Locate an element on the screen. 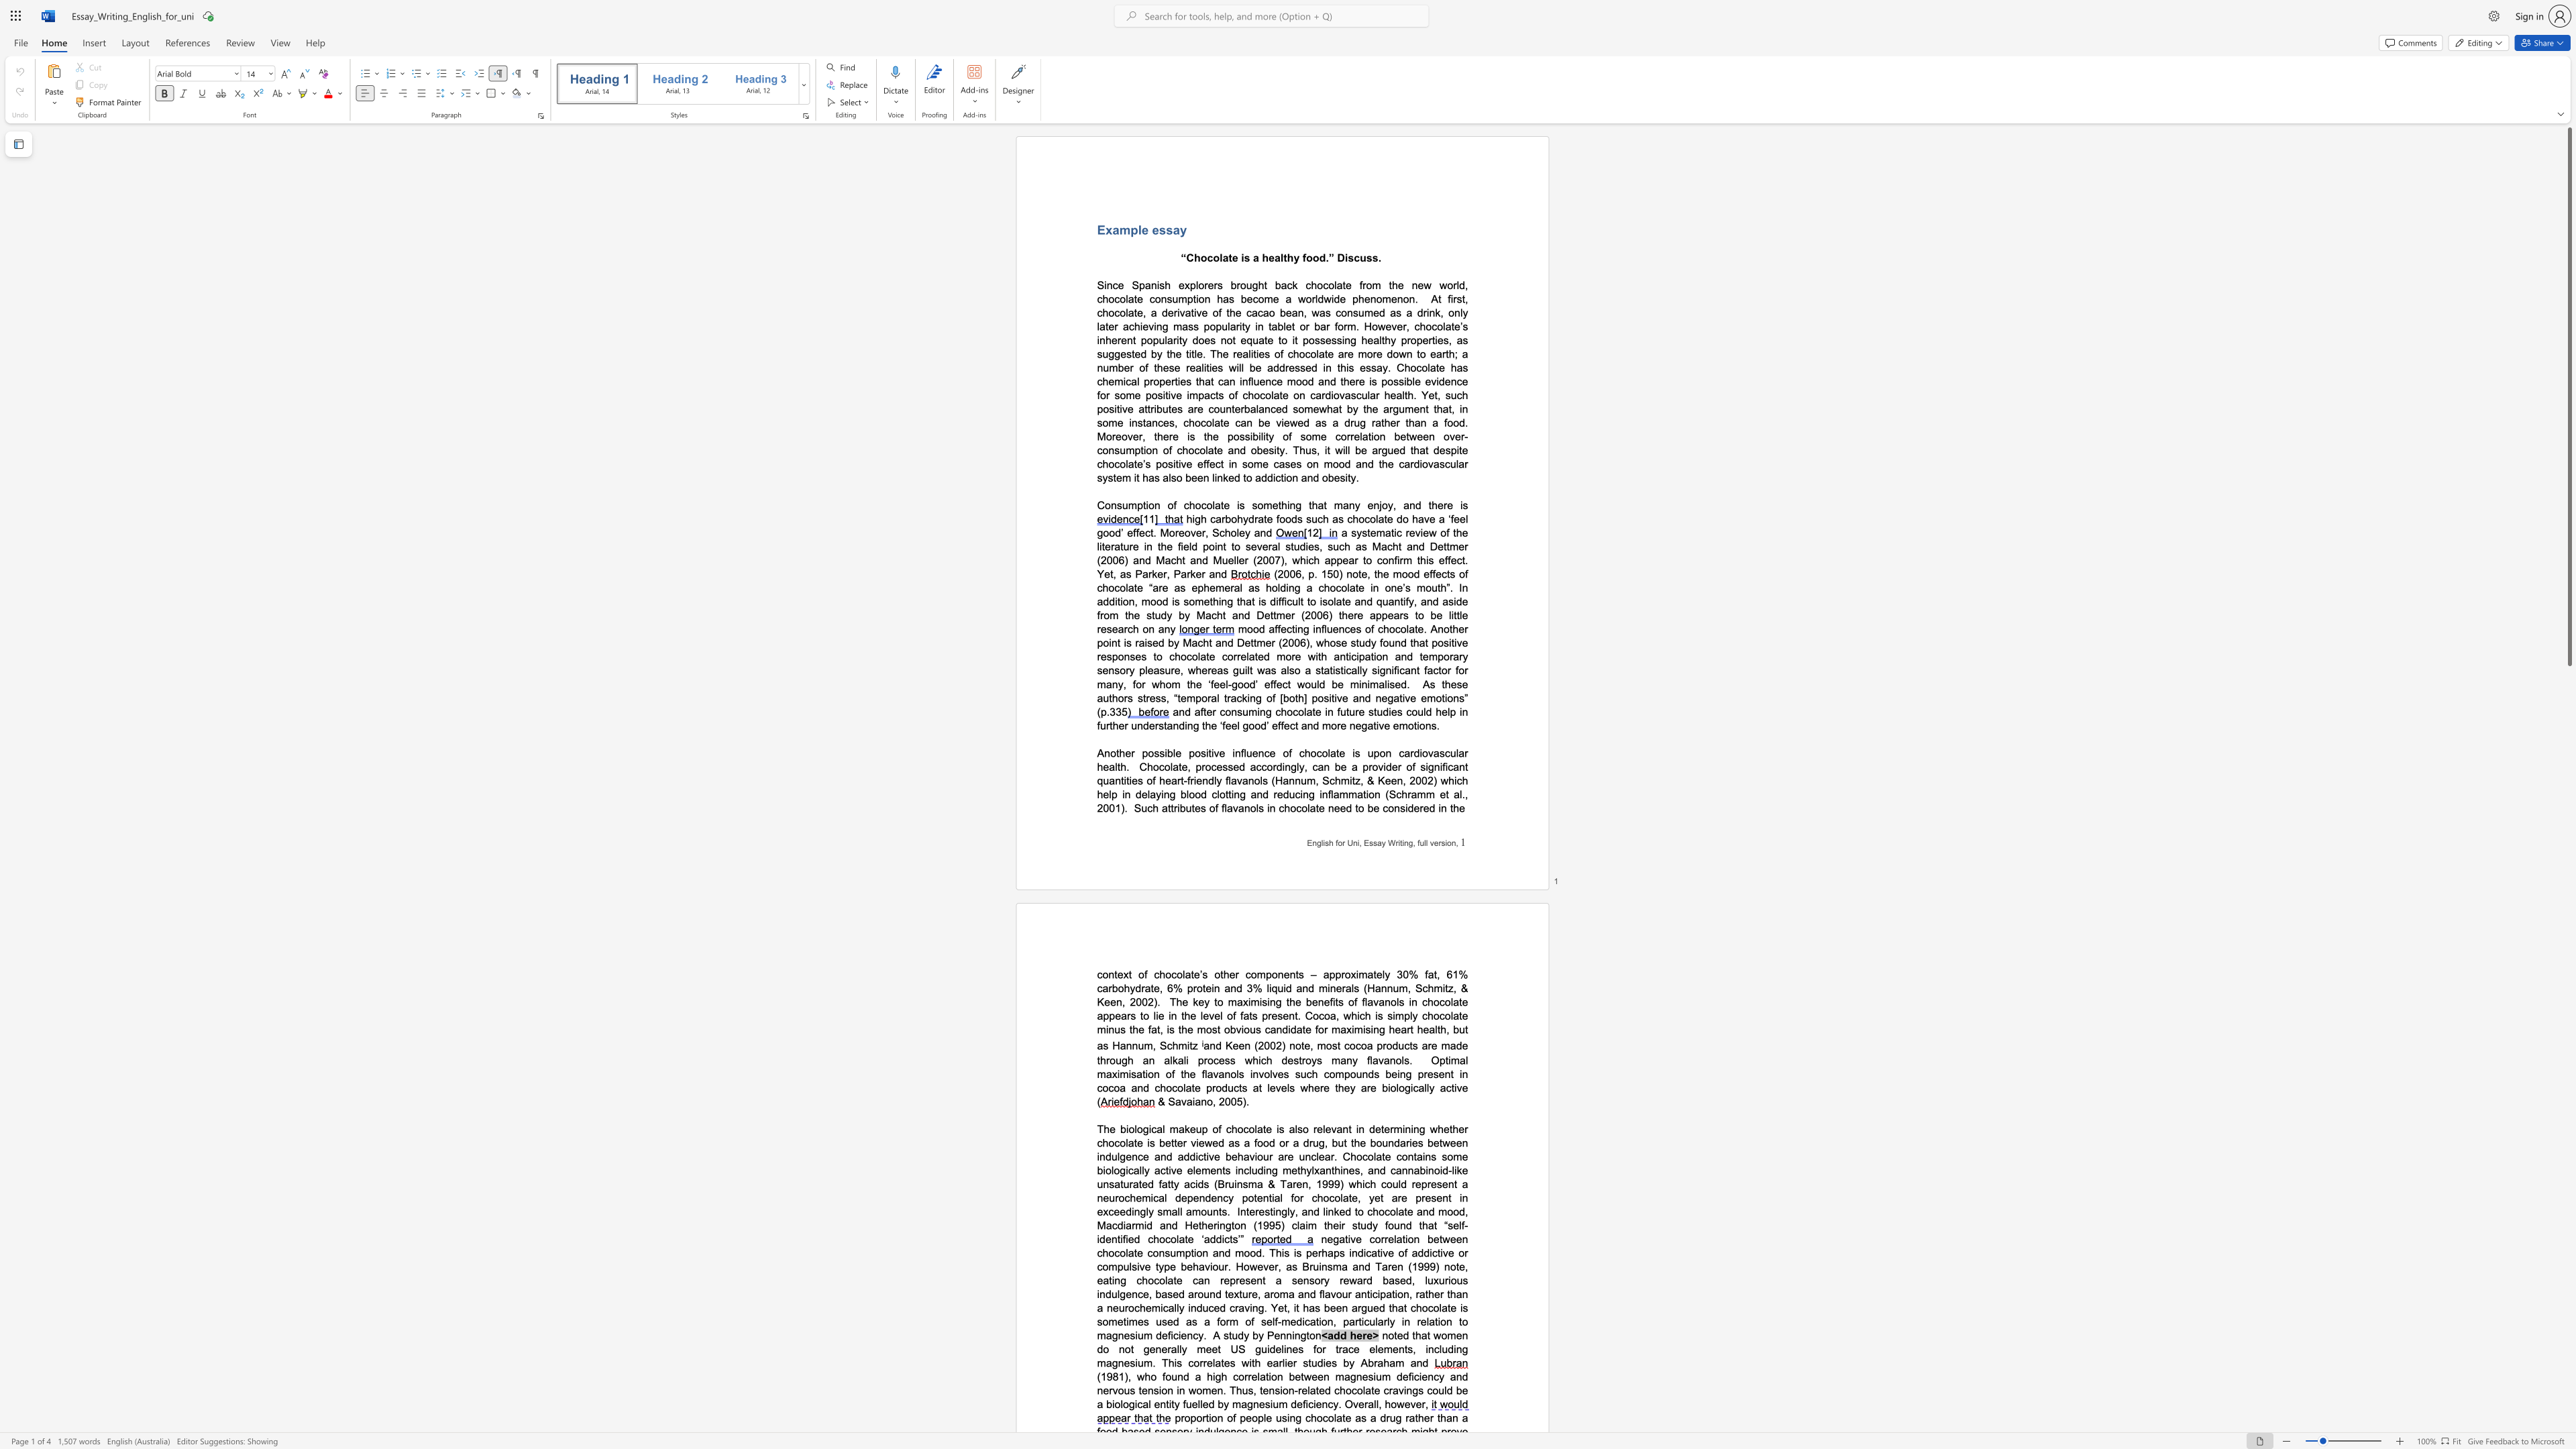 The image size is (2576, 1449). the scrollbar on the right is located at coordinates (2568, 1120).